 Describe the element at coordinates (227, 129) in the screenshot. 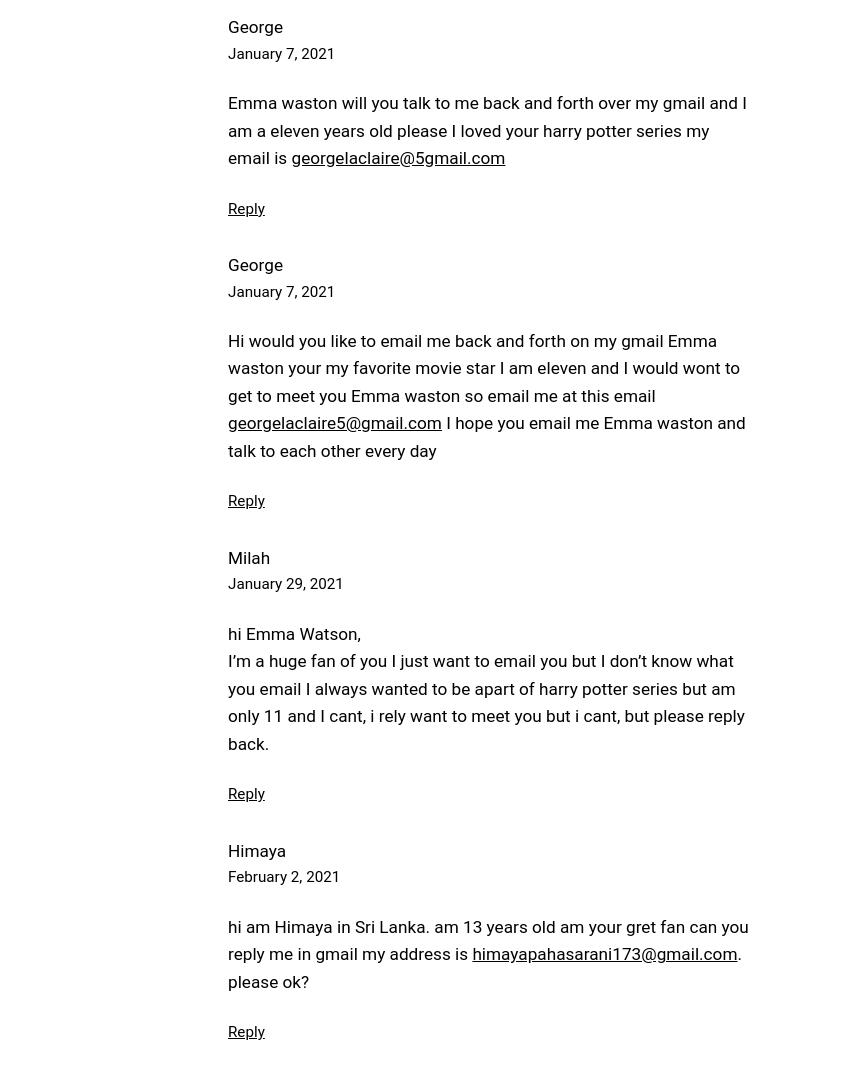

I see `'Emma waston will you talk to me back and forth over my gmail and I am a eleven years old please I loved your harry potter series my email is'` at that location.